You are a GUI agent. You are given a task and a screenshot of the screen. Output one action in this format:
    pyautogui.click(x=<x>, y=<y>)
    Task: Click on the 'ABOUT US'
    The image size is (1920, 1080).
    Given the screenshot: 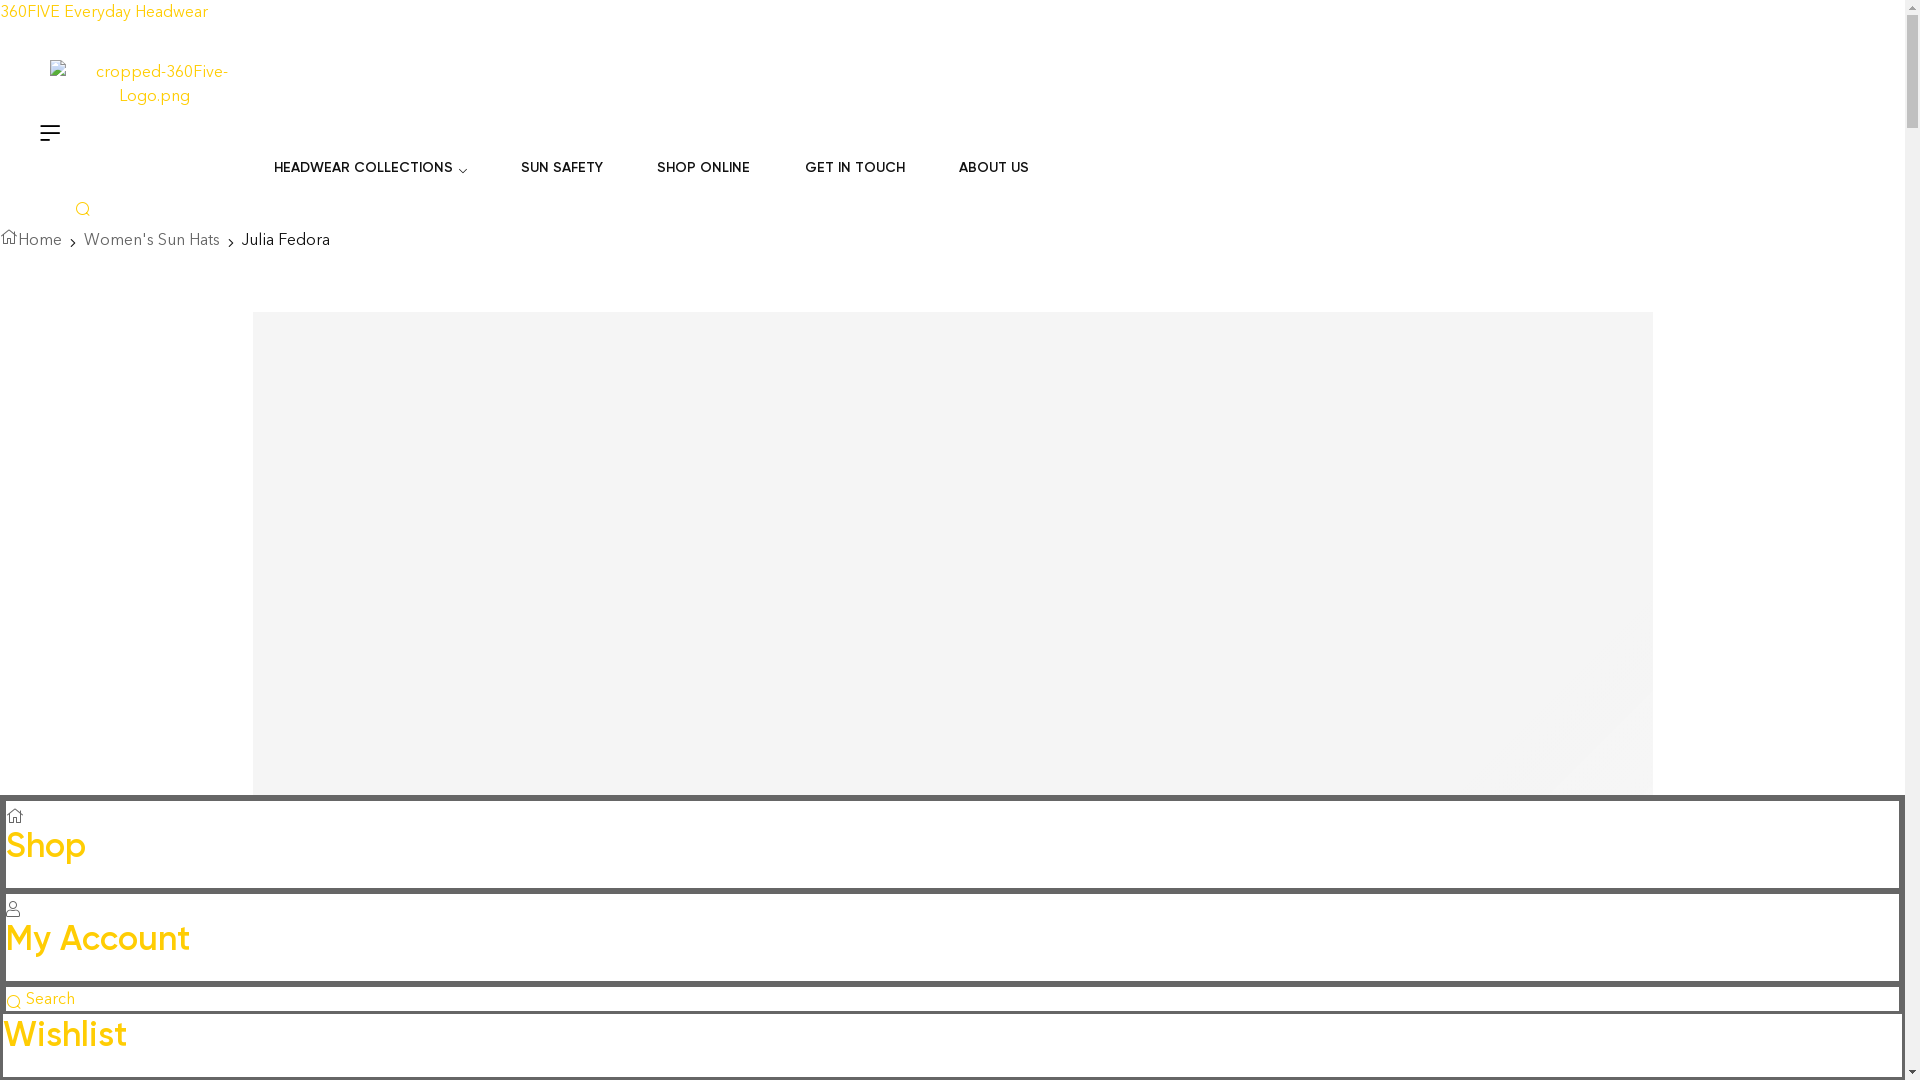 What is the action you would take?
    pyautogui.click(x=981, y=167)
    